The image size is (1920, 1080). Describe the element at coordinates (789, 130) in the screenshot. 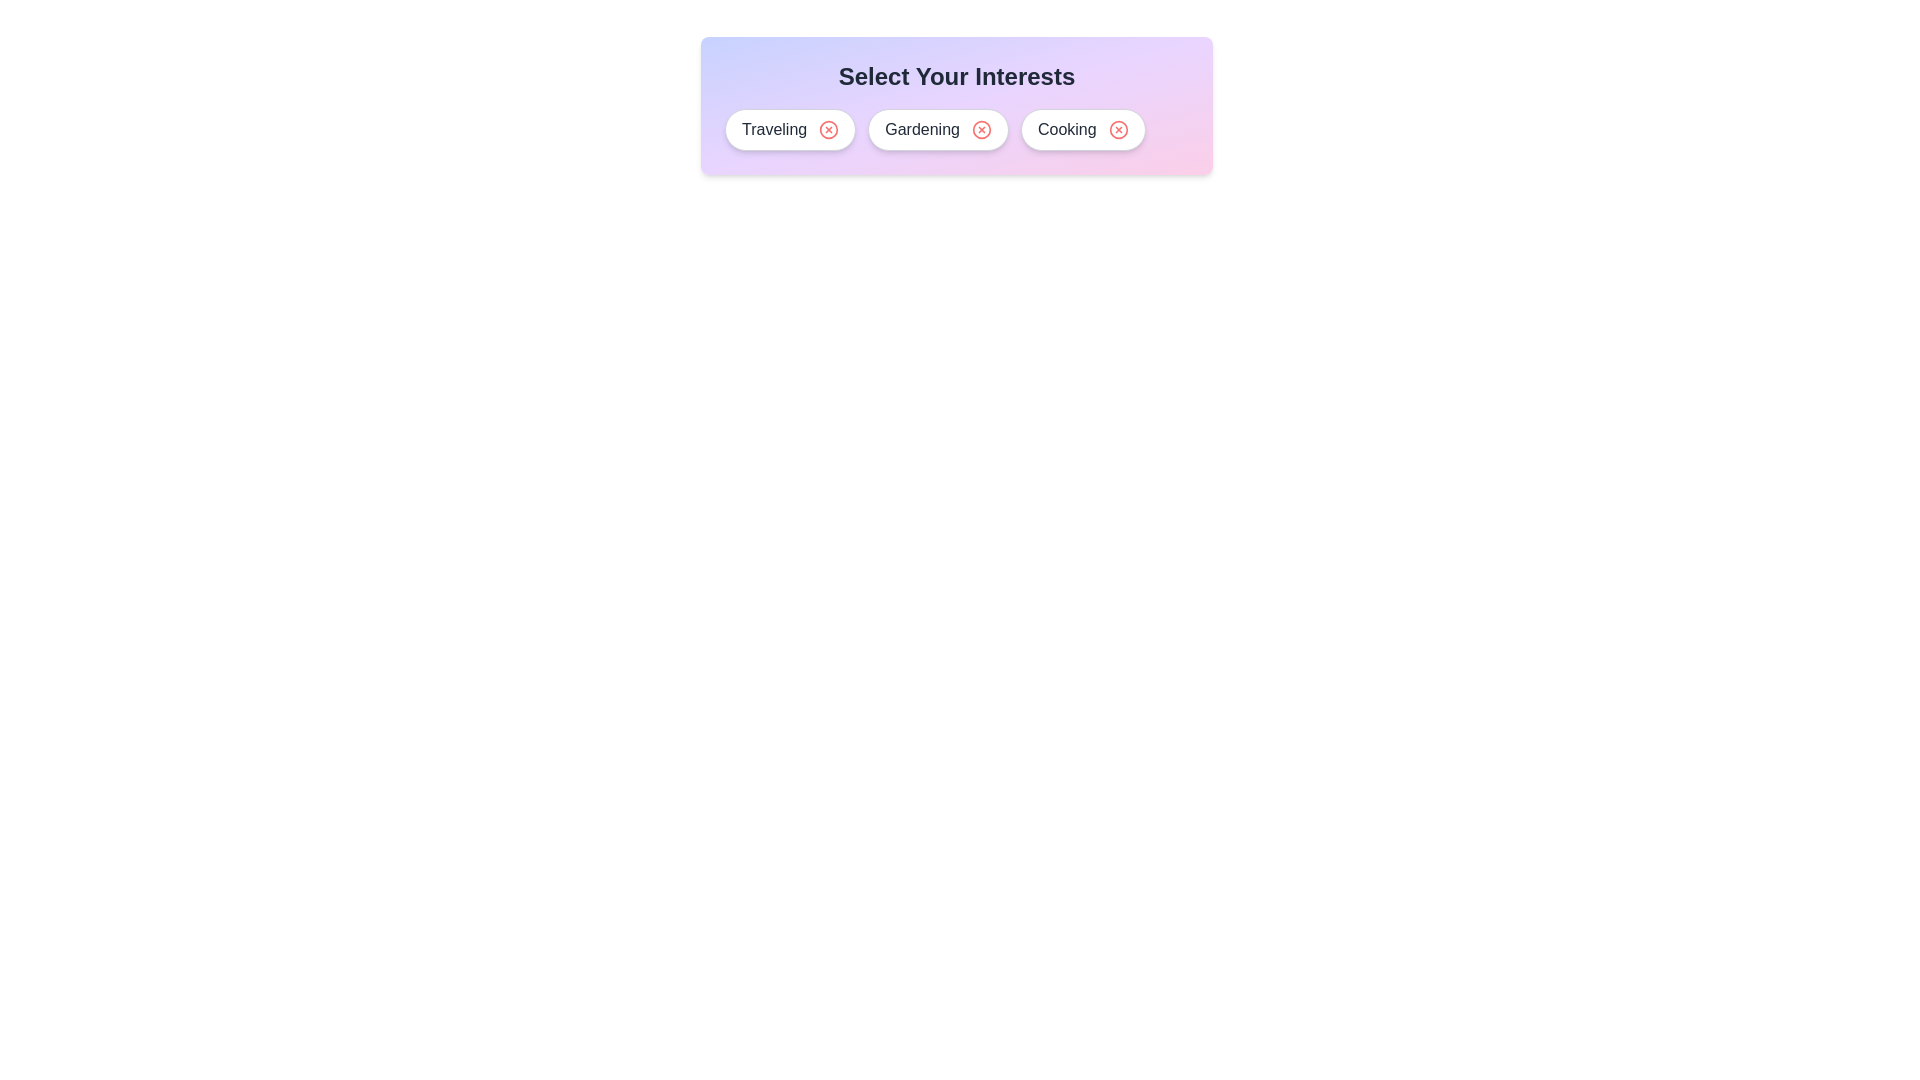

I see `the interest tag Traveling to observe its hover effect` at that location.